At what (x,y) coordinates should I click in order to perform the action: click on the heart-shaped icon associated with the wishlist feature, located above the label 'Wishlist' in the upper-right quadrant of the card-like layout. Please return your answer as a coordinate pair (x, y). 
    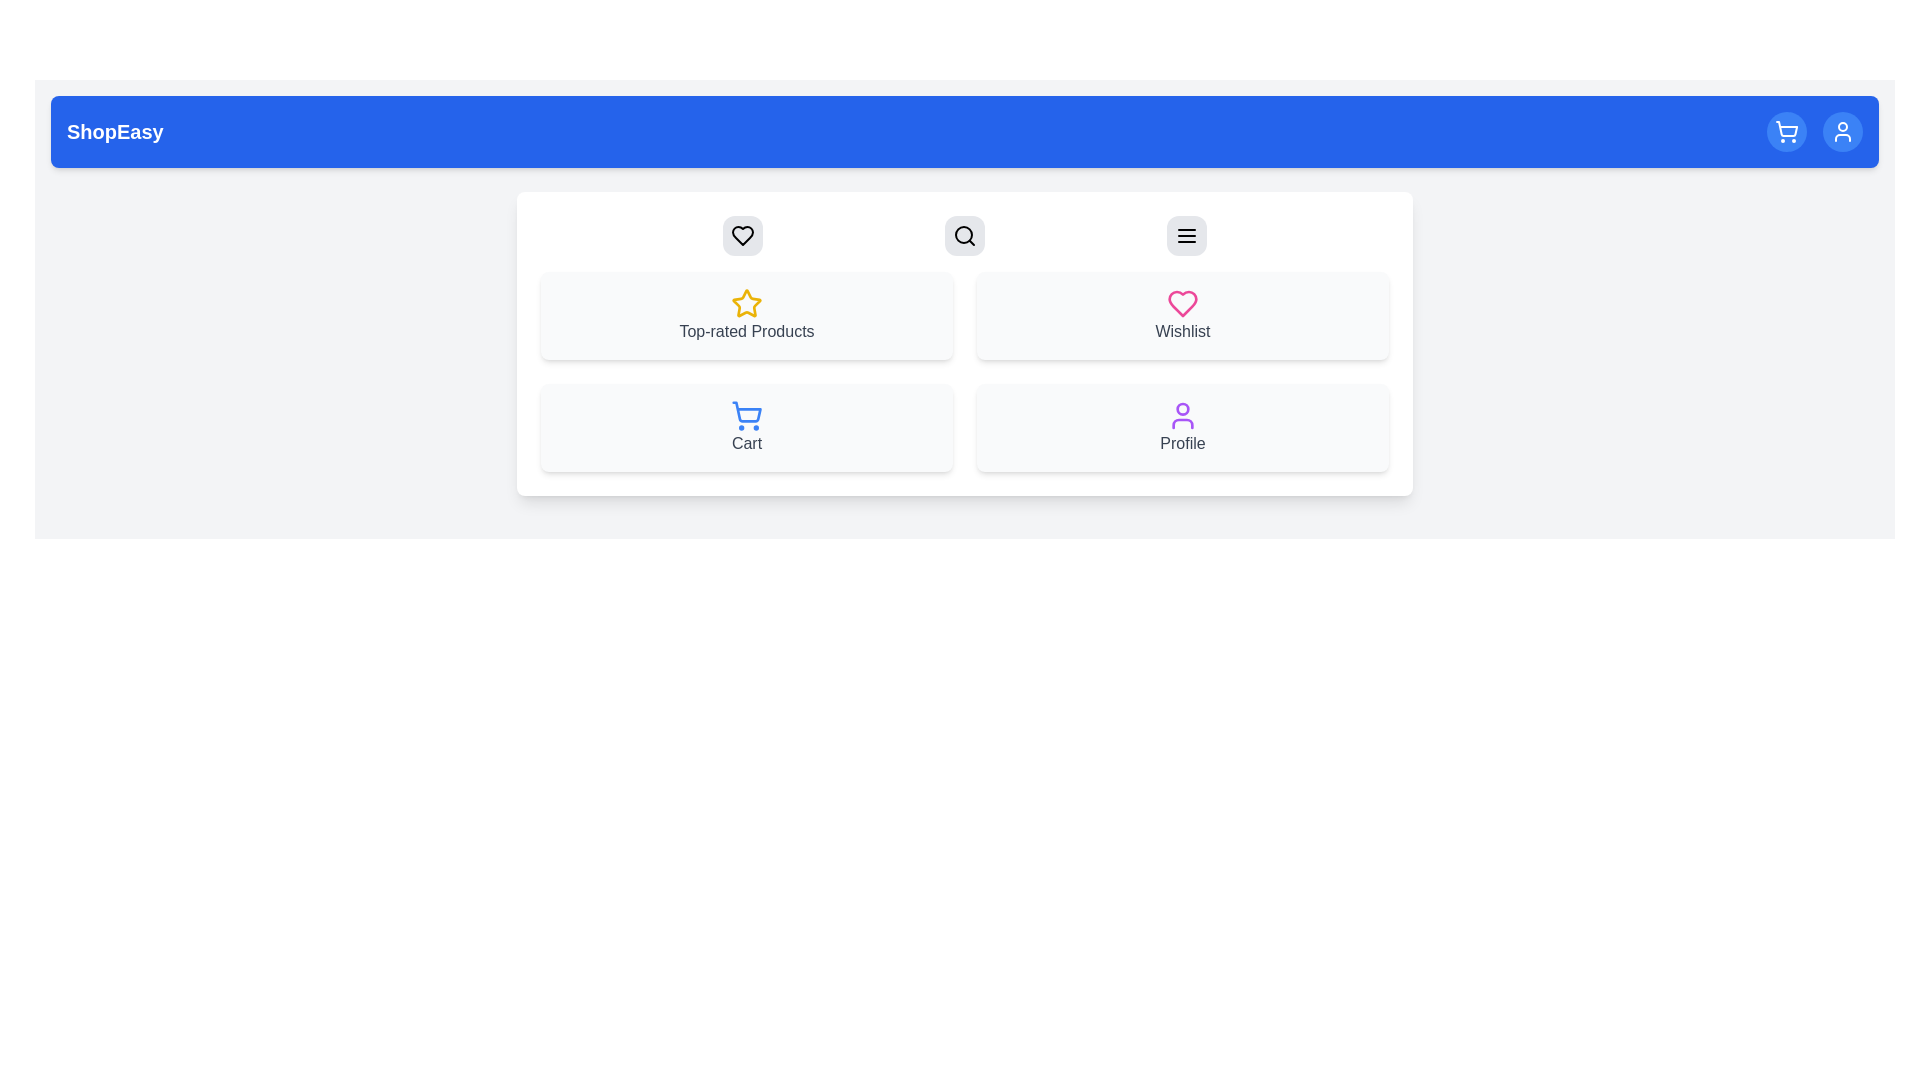
    Looking at the image, I should click on (742, 234).